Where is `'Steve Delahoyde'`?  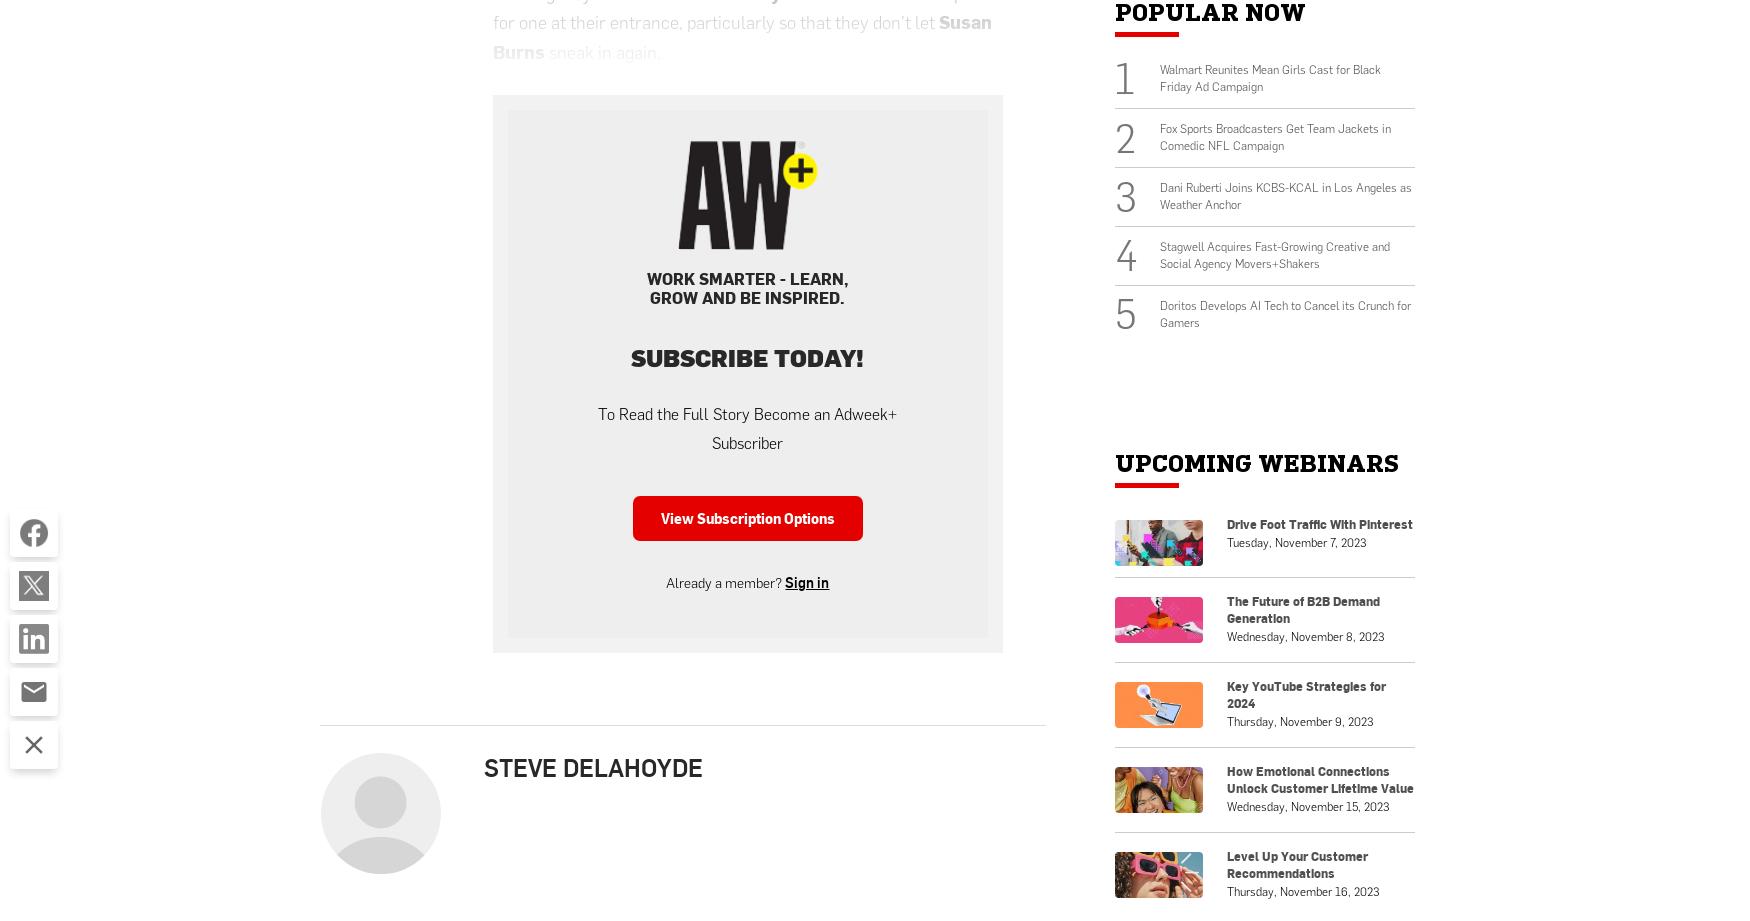 'Steve Delahoyde' is located at coordinates (593, 767).